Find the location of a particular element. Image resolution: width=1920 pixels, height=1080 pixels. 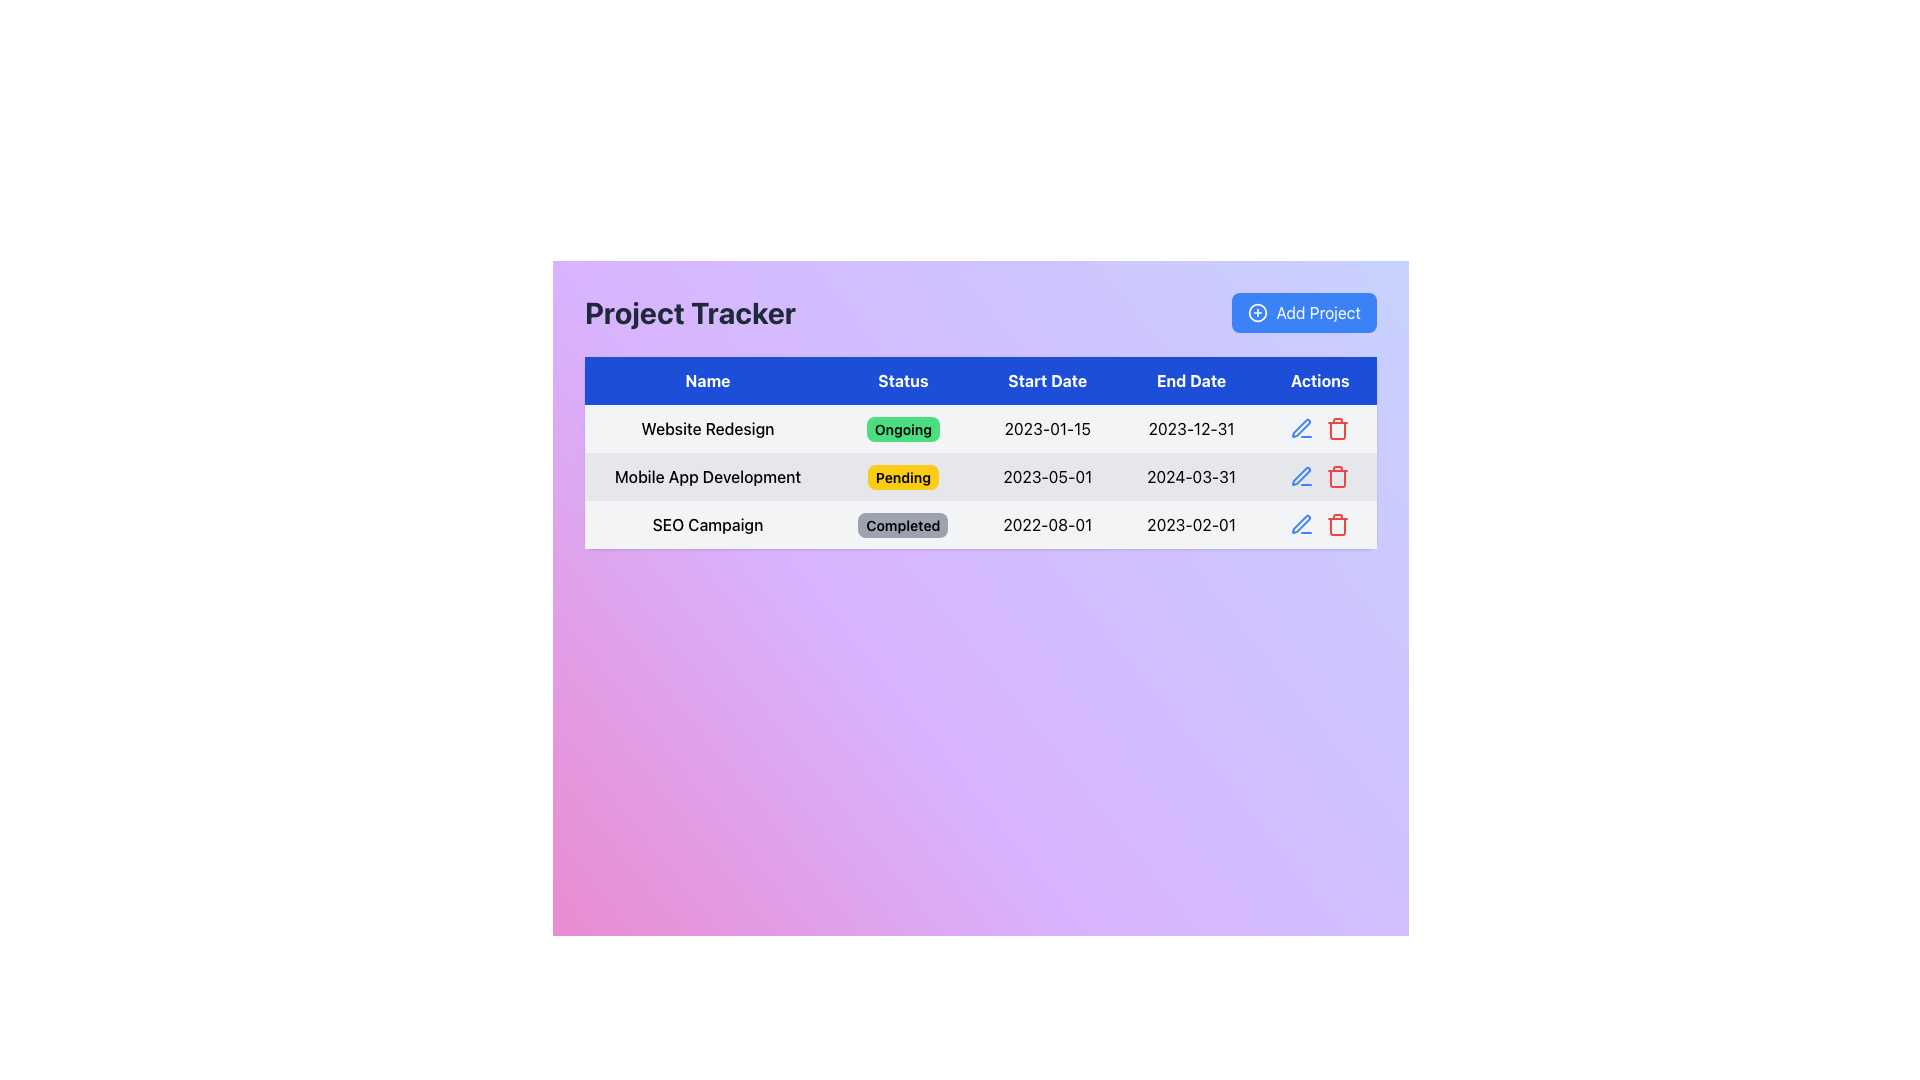

the pen icon in the 'Actions' column of the first entry in the table is located at coordinates (1302, 427).